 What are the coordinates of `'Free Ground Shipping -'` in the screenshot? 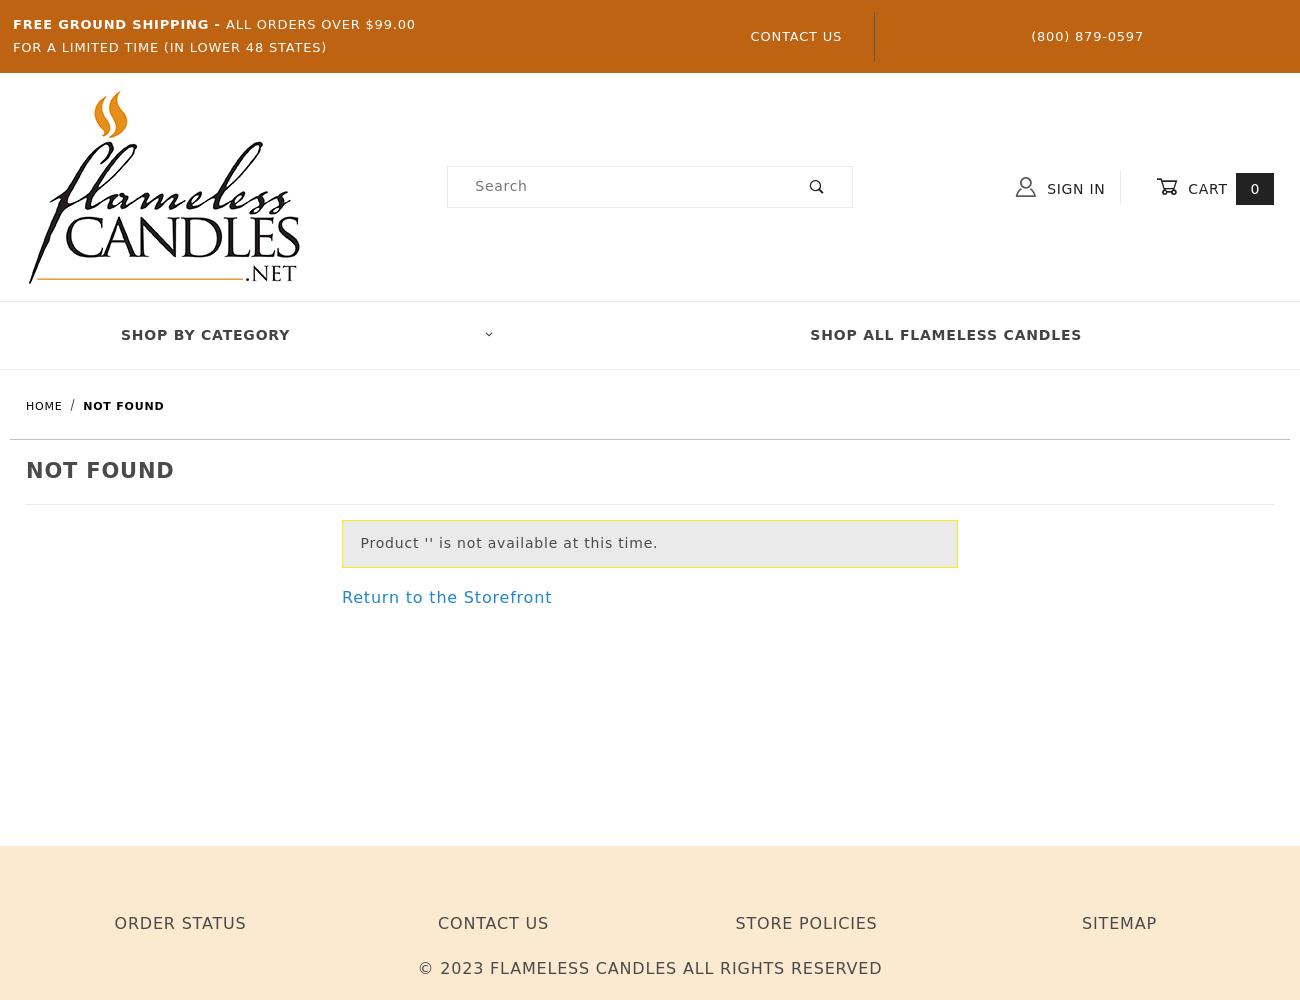 It's located at (118, 24).